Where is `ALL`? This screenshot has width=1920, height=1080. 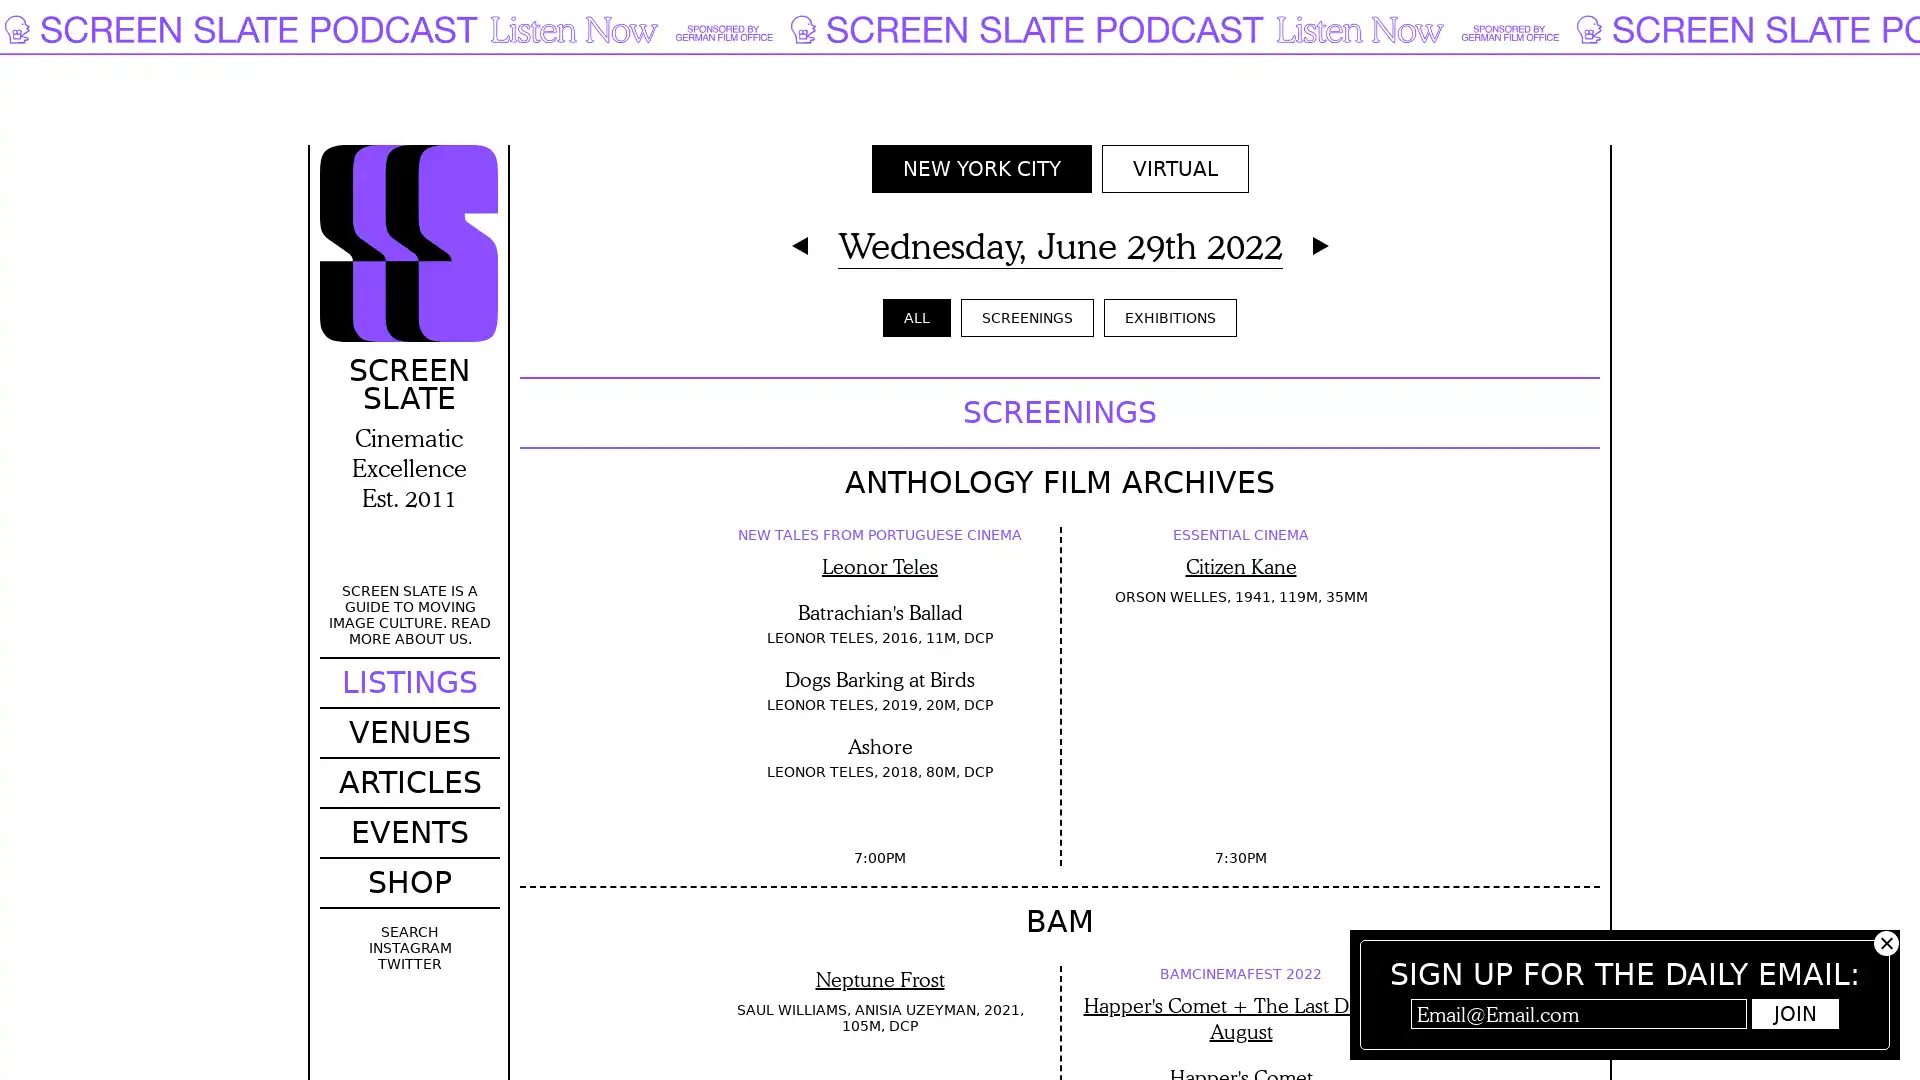
ALL is located at coordinates (915, 316).